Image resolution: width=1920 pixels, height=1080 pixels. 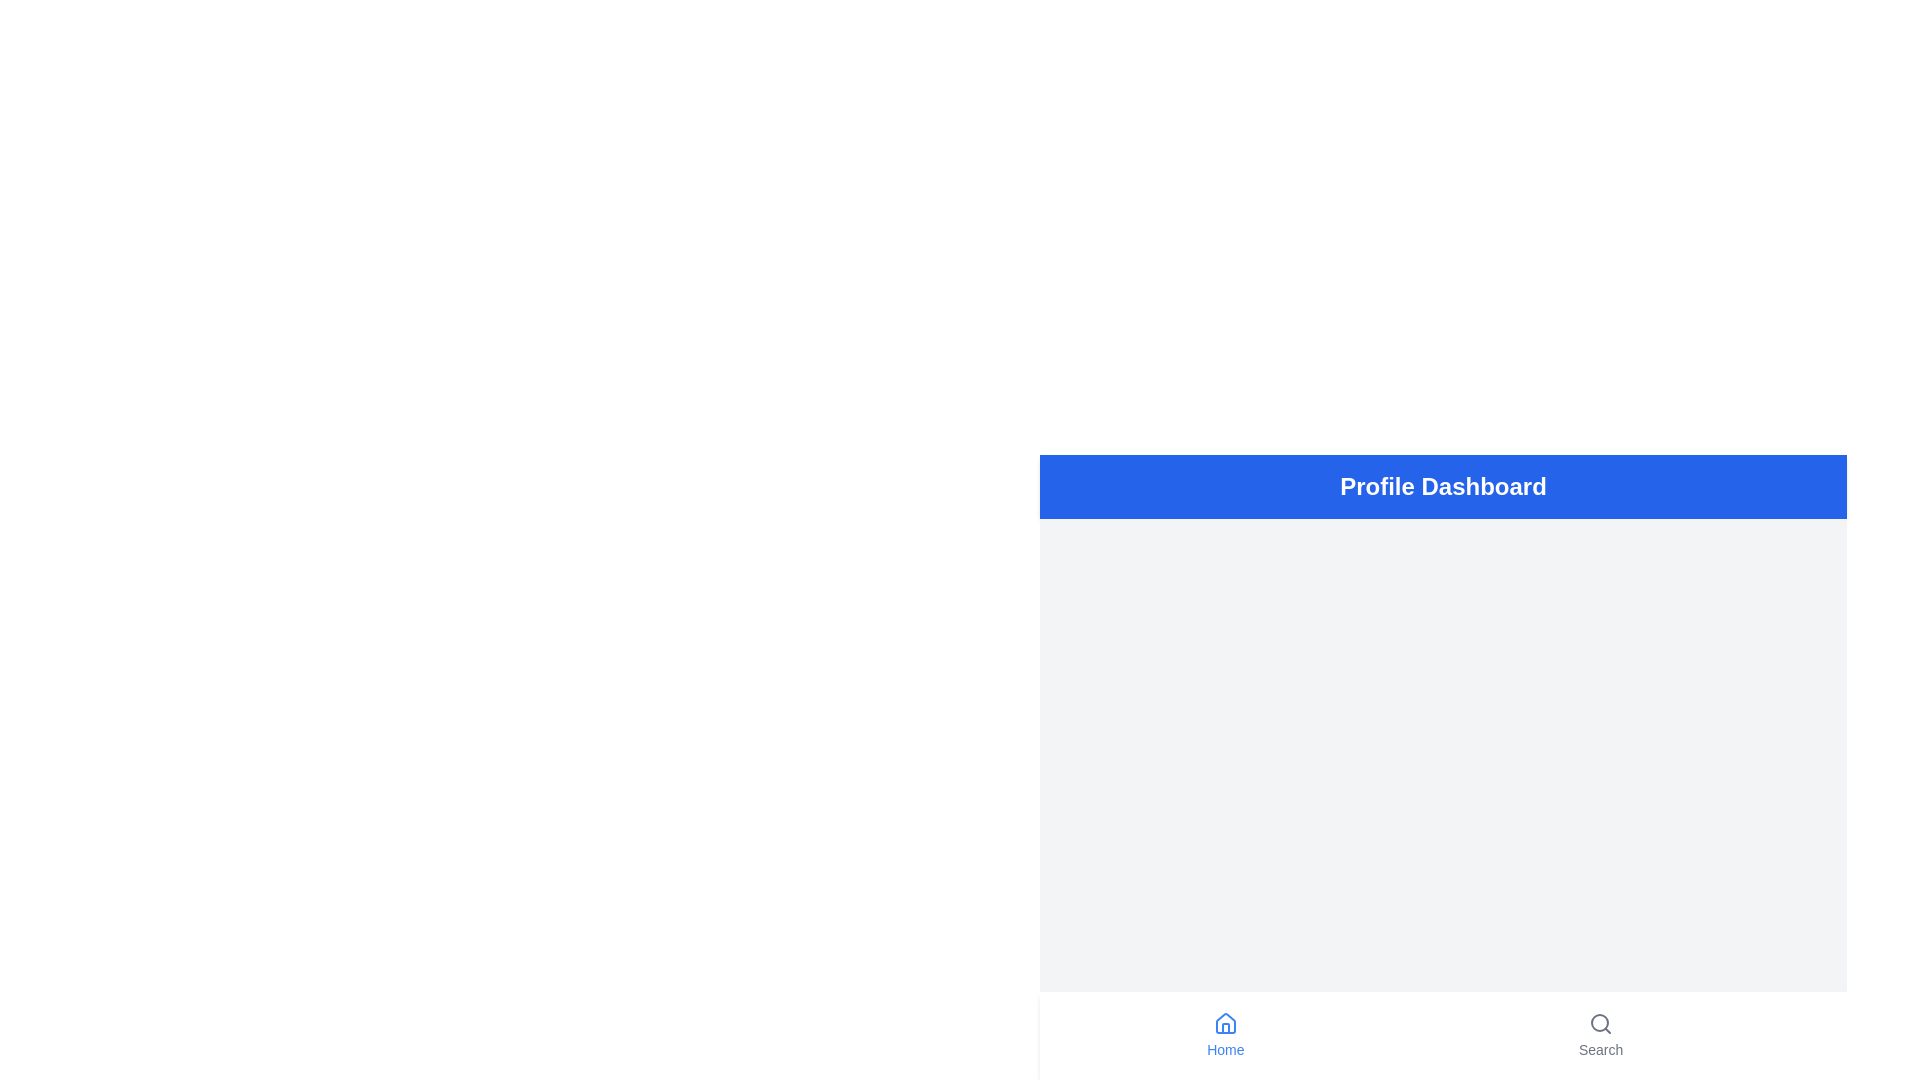 I want to click on the 'Search' section text label located in the bottom navigation bar, positioned to the right of the 'Home' section icon and label, so click(x=1601, y=1048).